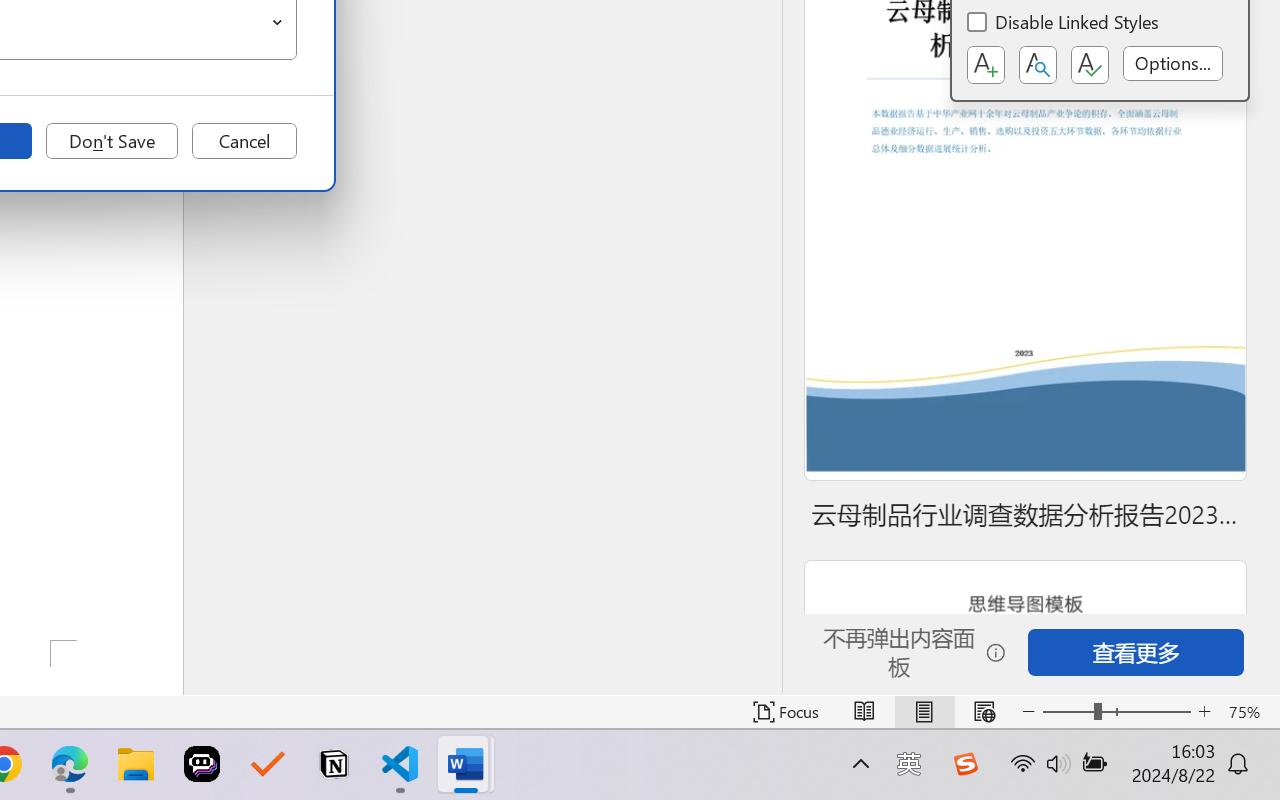 This screenshot has height=800, width=1280. Describe the element at coordinates (111, 141) in the screenshot. I see `'Don'` at that location.